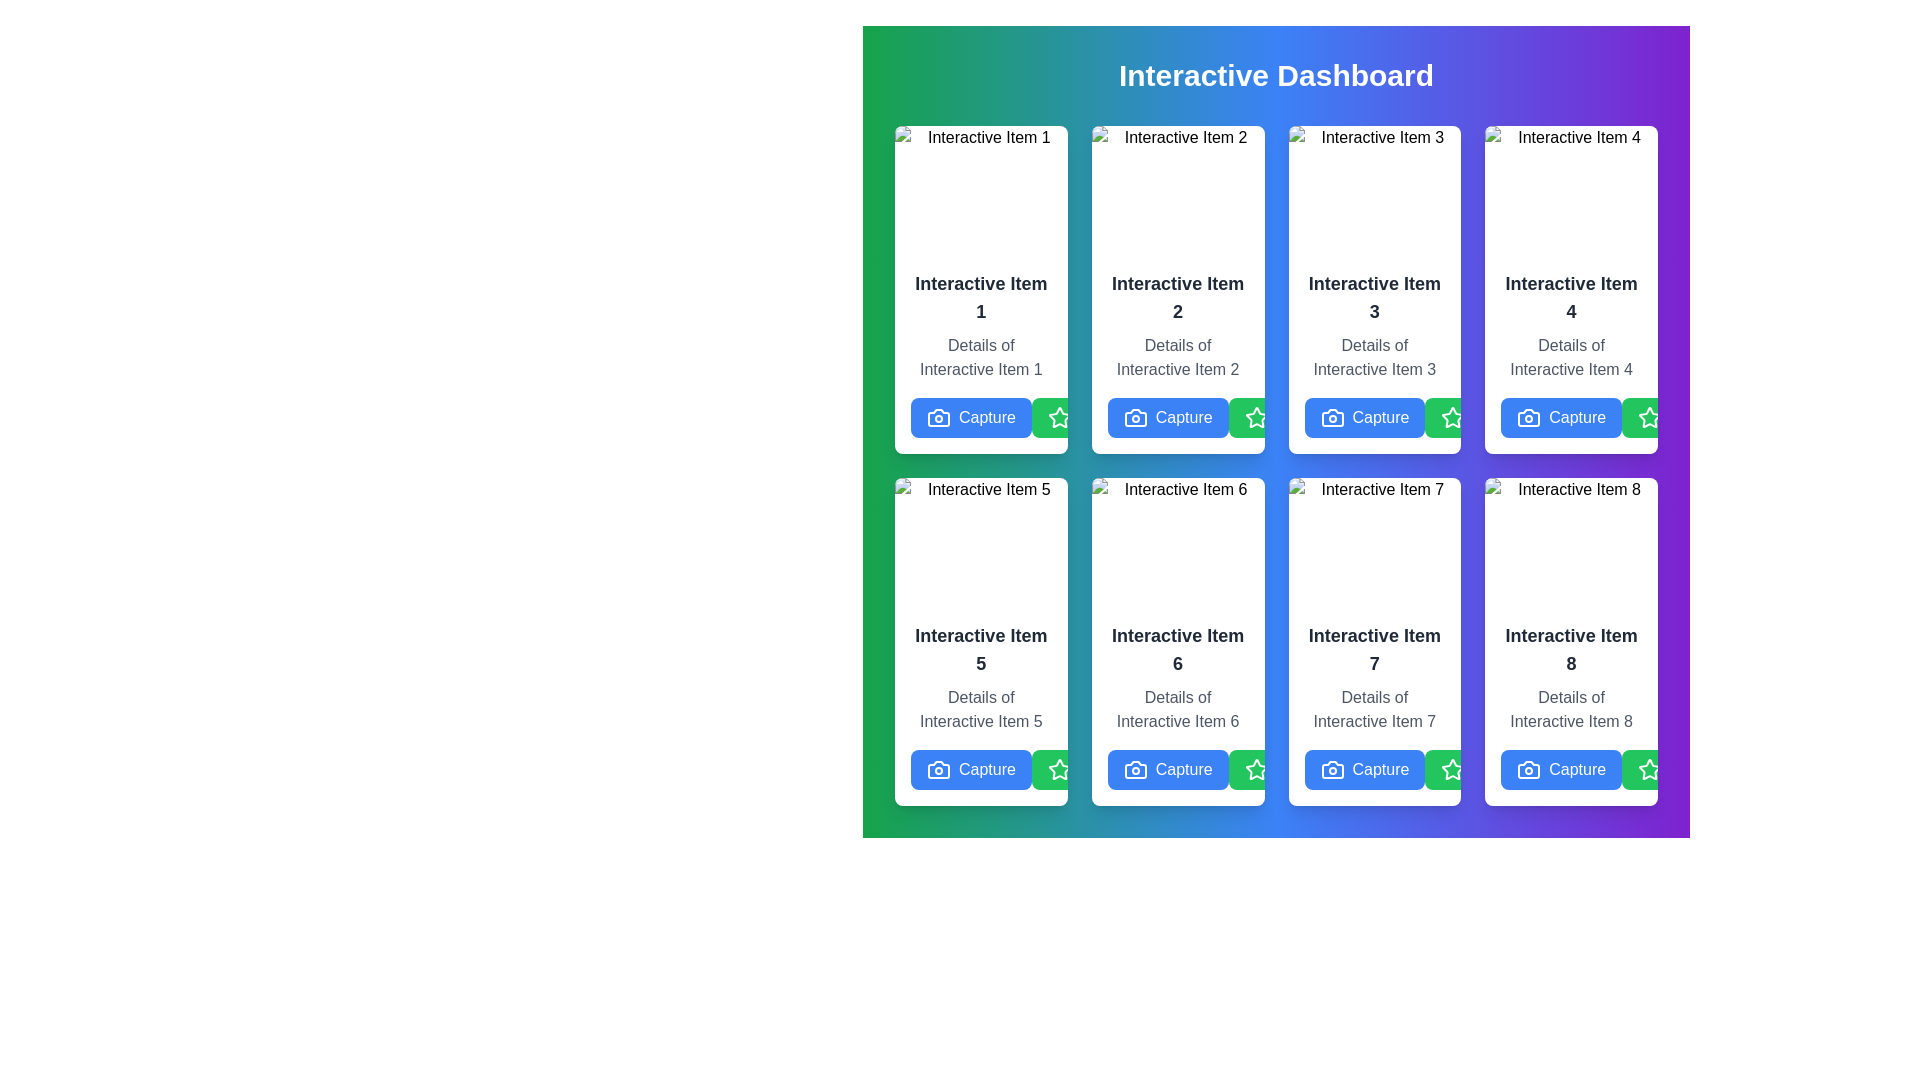  What do you see at coordinates (1570, 704) in the screenshot?
I see `on the text block in the bottom-right corner of 'Interactive Item 8' card` at bounding box center [1570, 704].